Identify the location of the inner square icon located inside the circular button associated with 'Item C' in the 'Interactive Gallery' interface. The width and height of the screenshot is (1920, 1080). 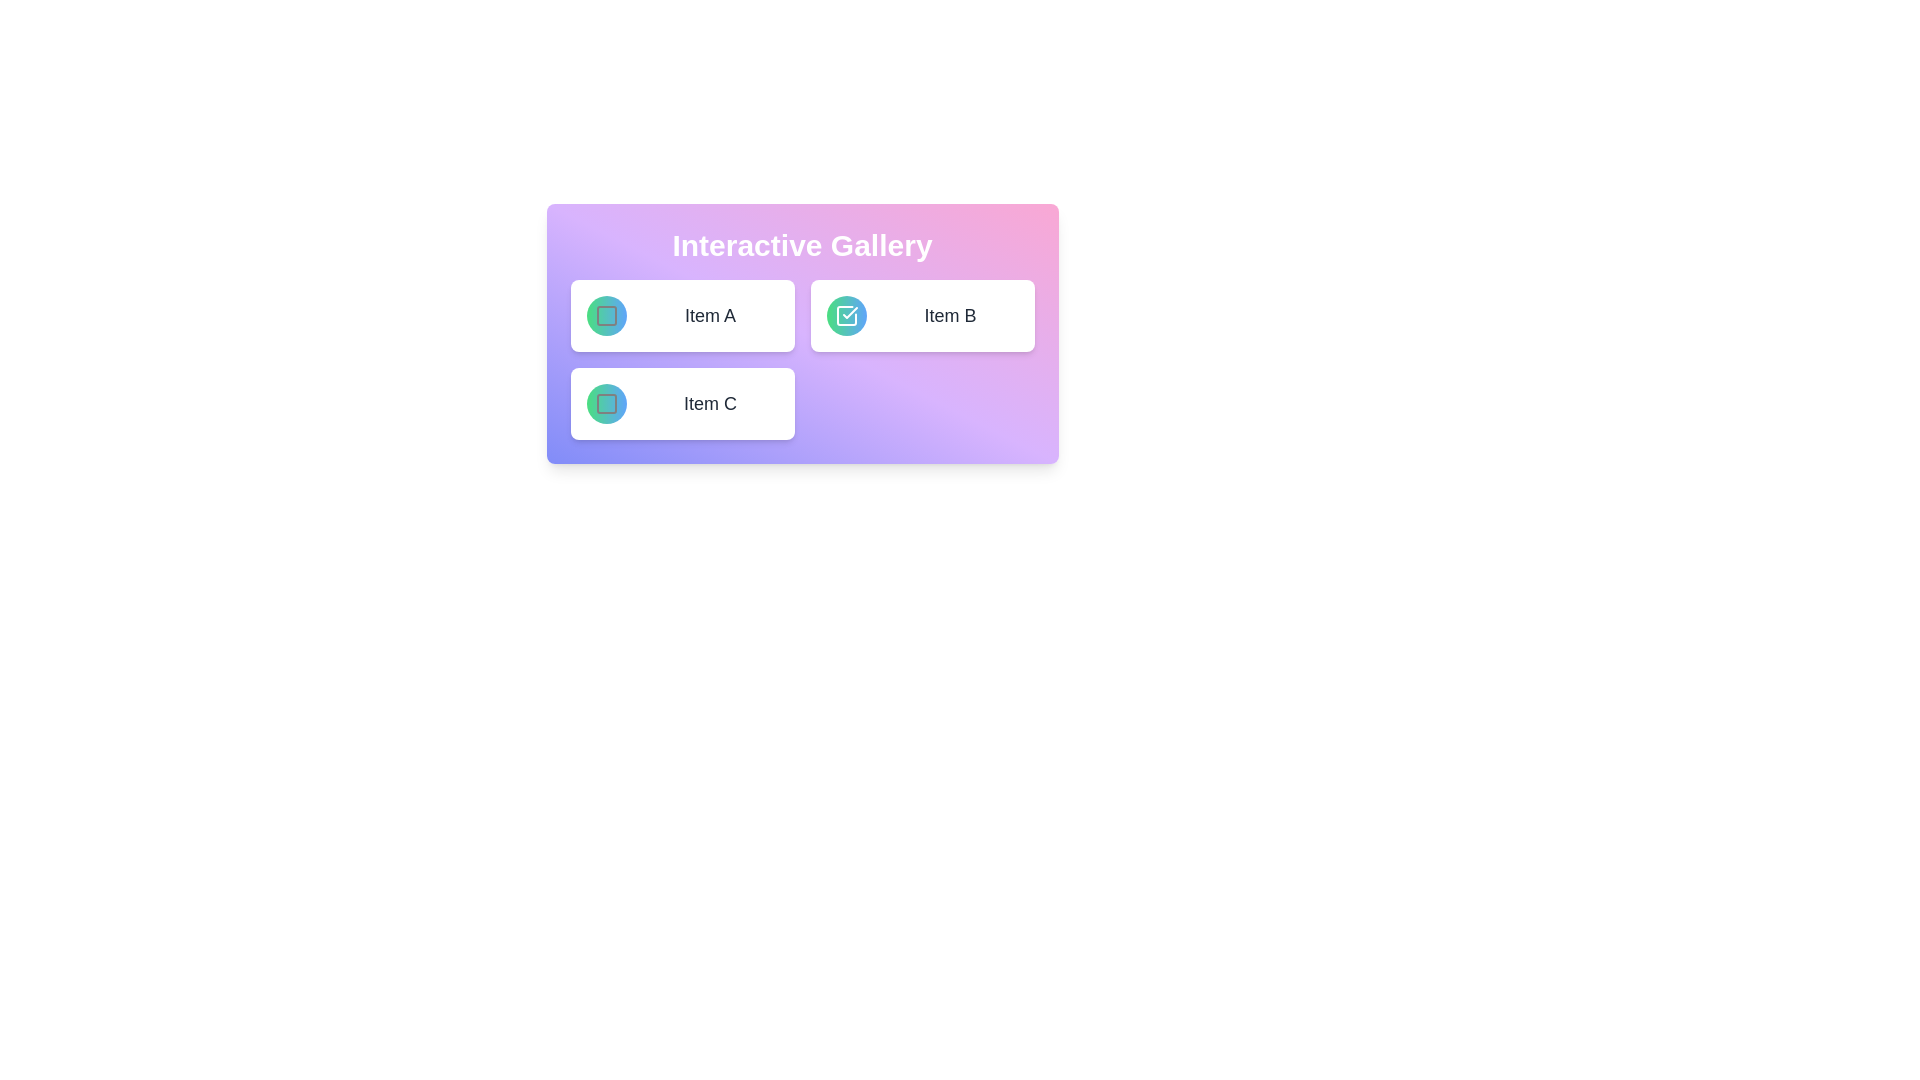
(605, 404).